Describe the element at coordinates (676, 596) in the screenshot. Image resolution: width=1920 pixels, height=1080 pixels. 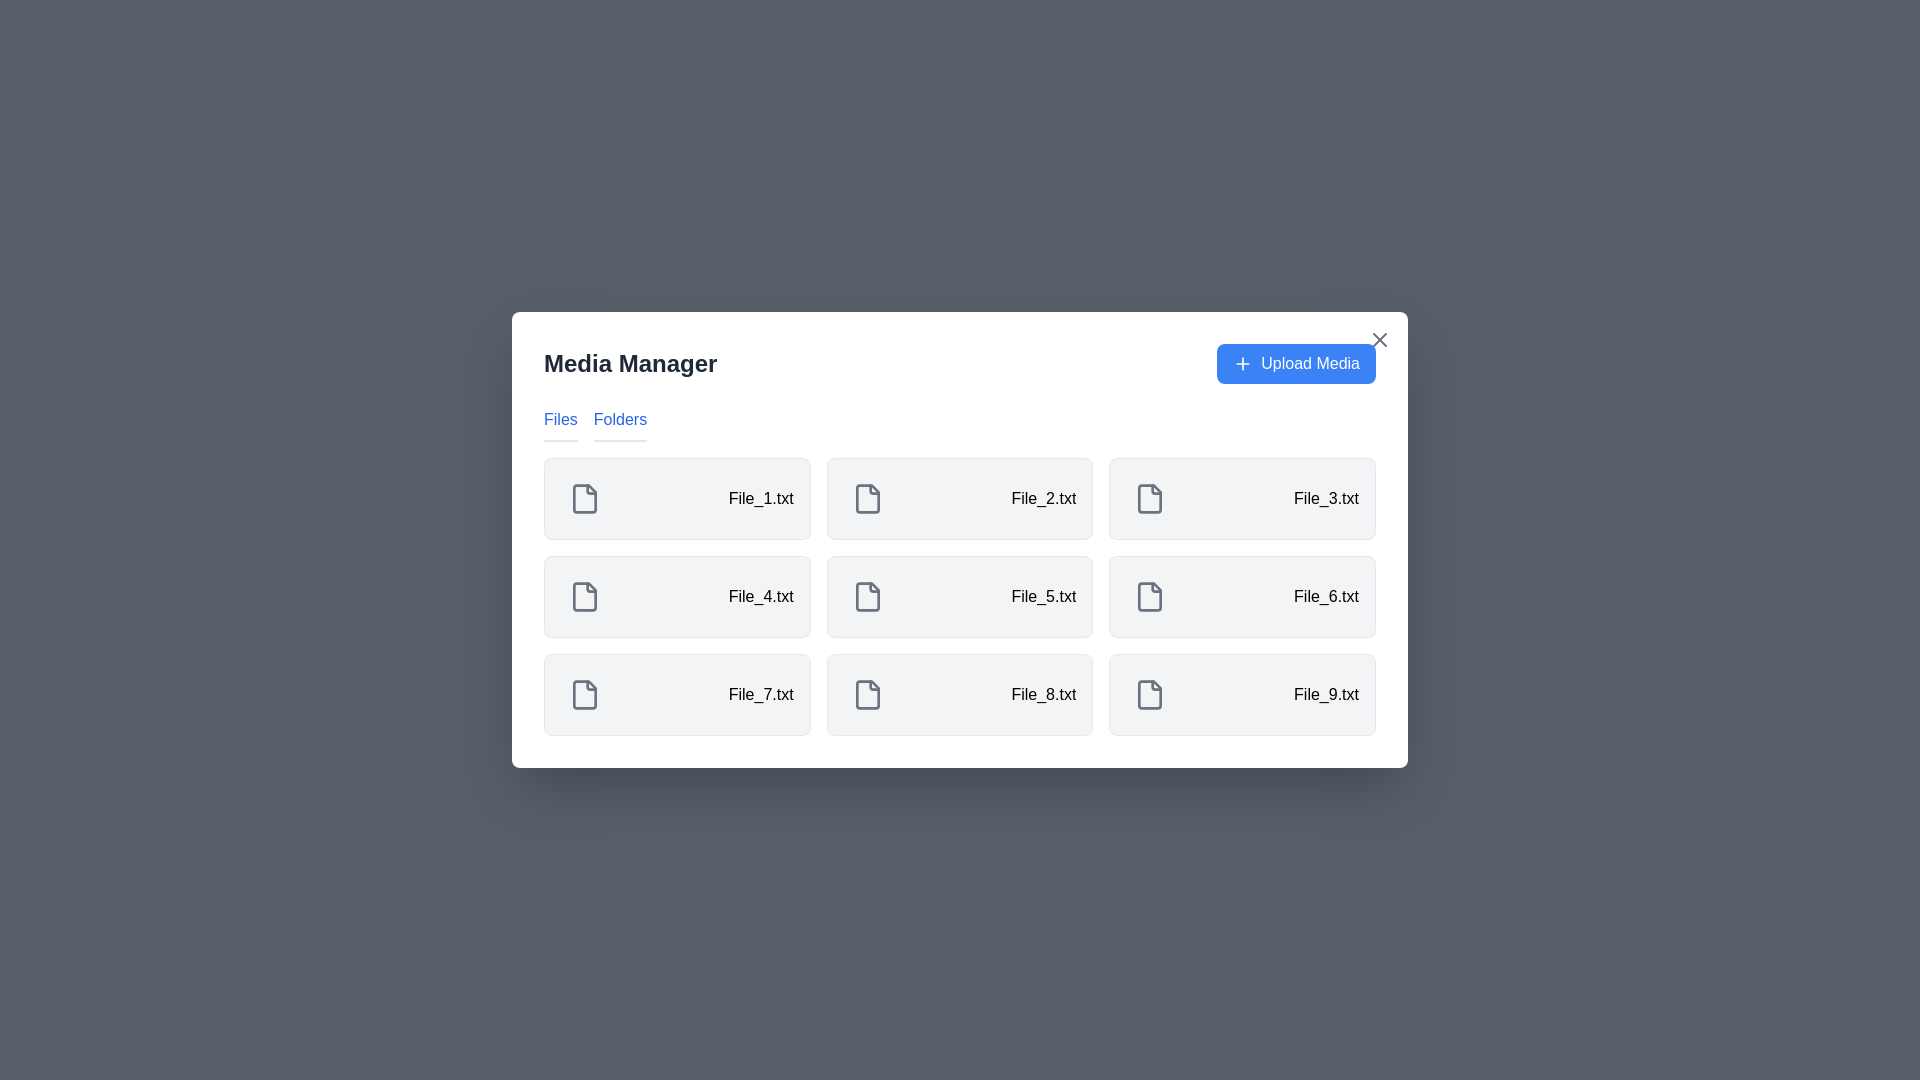
I see `the selectable file card located in the second row and first column of the media manager interface` at that location.